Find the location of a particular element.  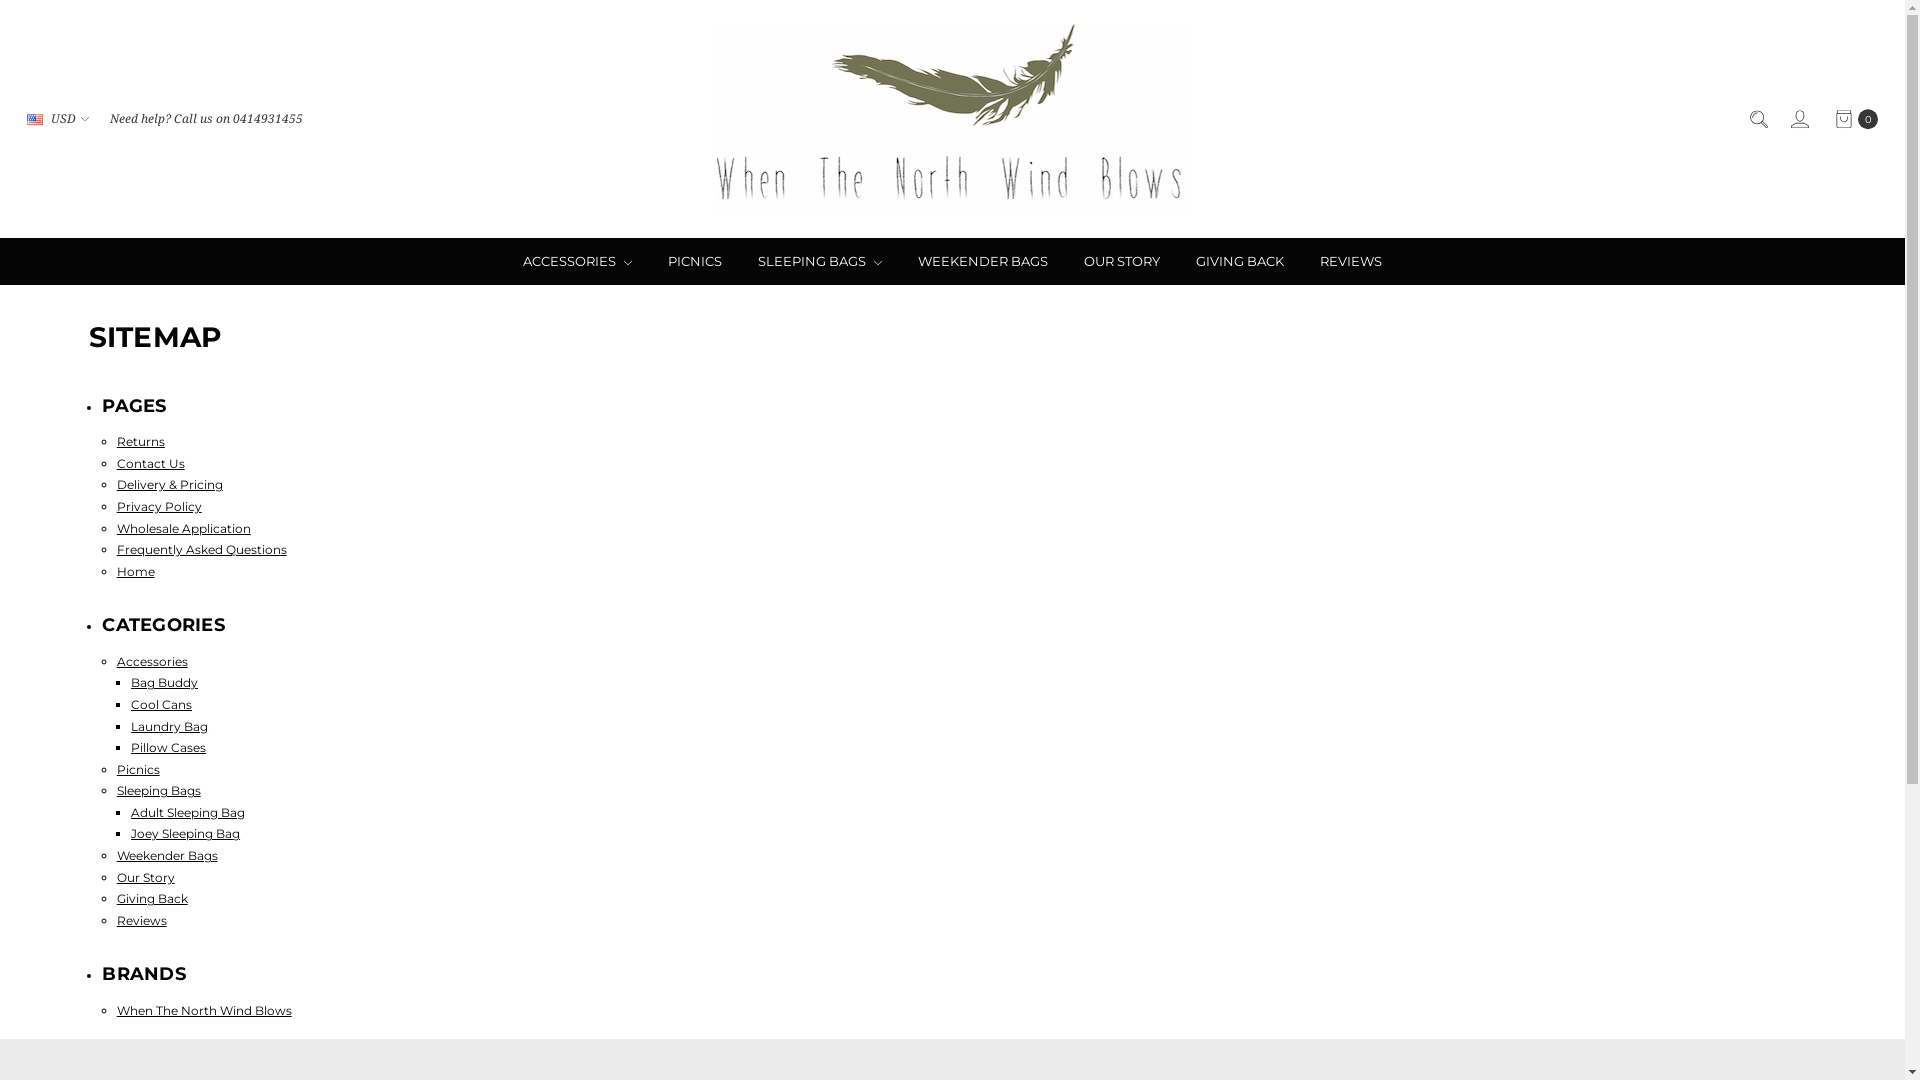

'Accessories' is located at coordinates (151, 661).